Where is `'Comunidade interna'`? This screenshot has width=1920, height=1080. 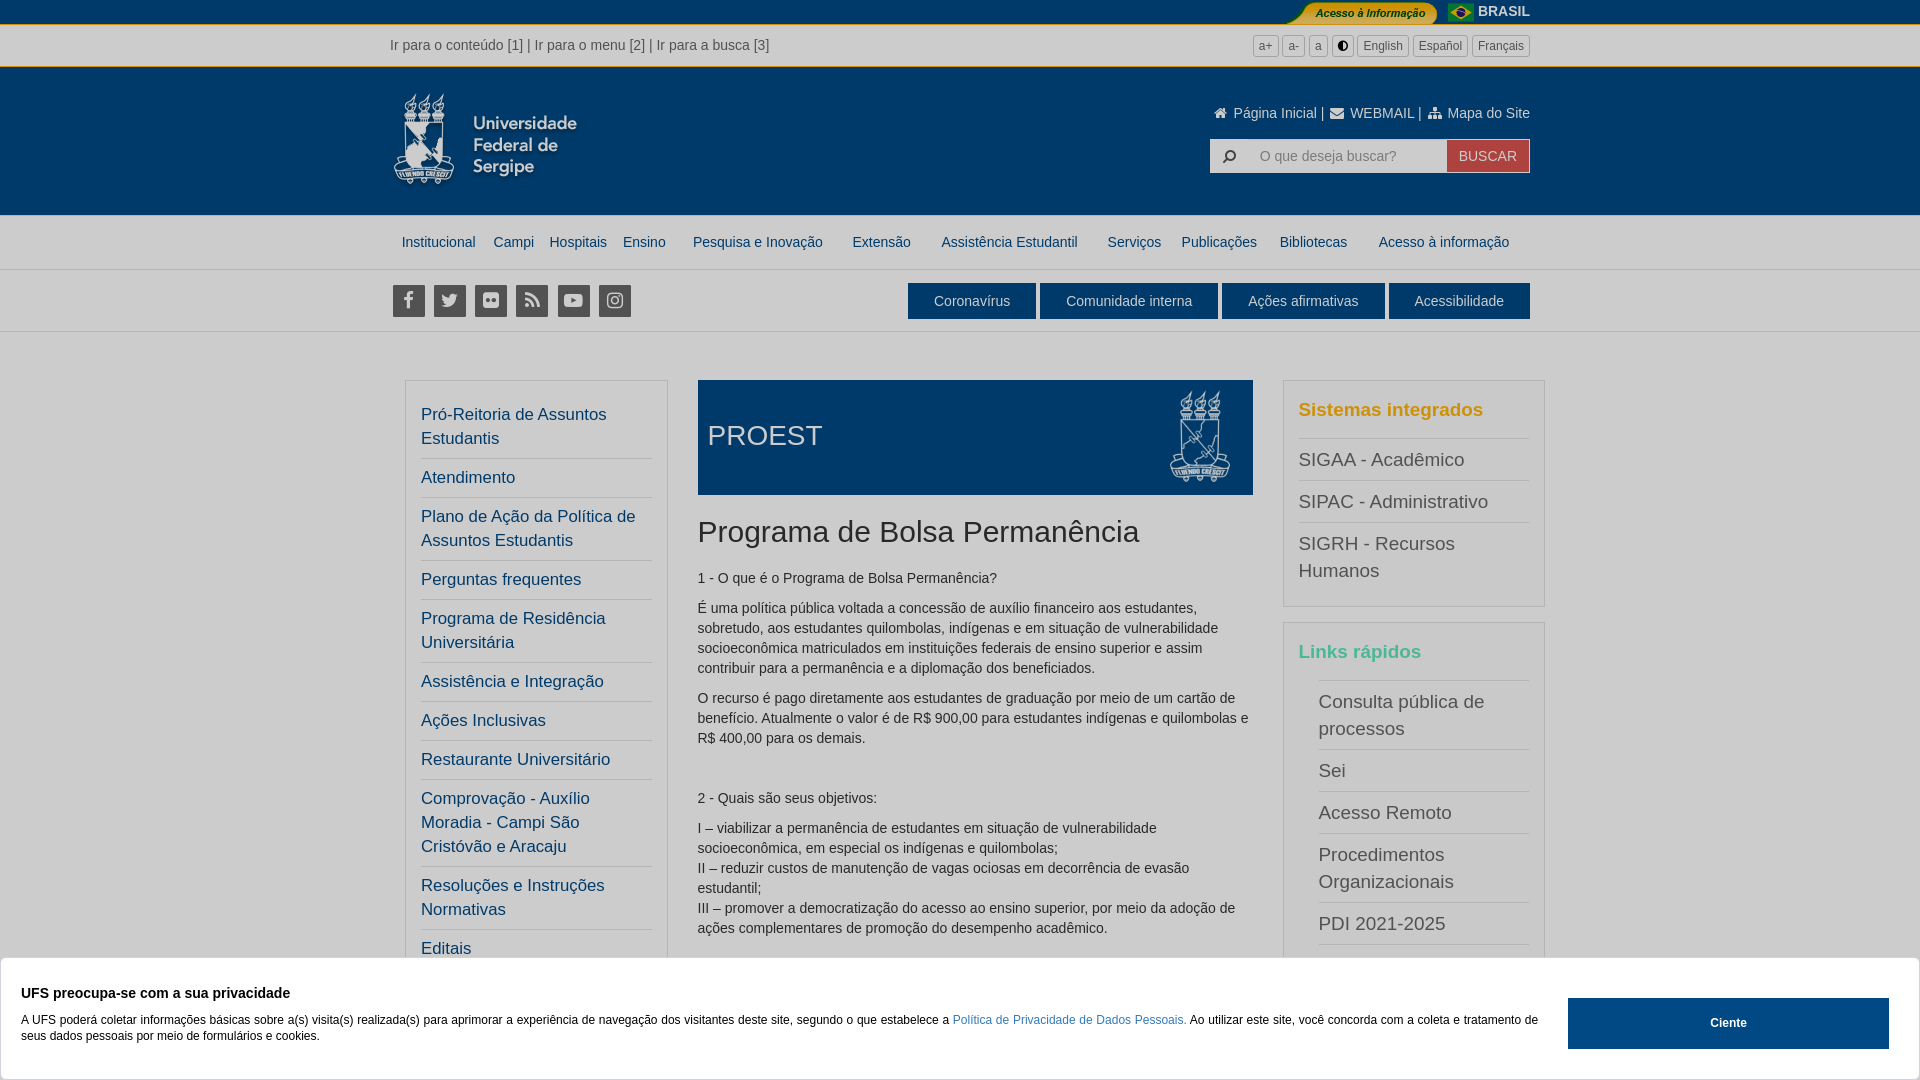 'Comunidade interna' is located at coordinates (1128, 300).